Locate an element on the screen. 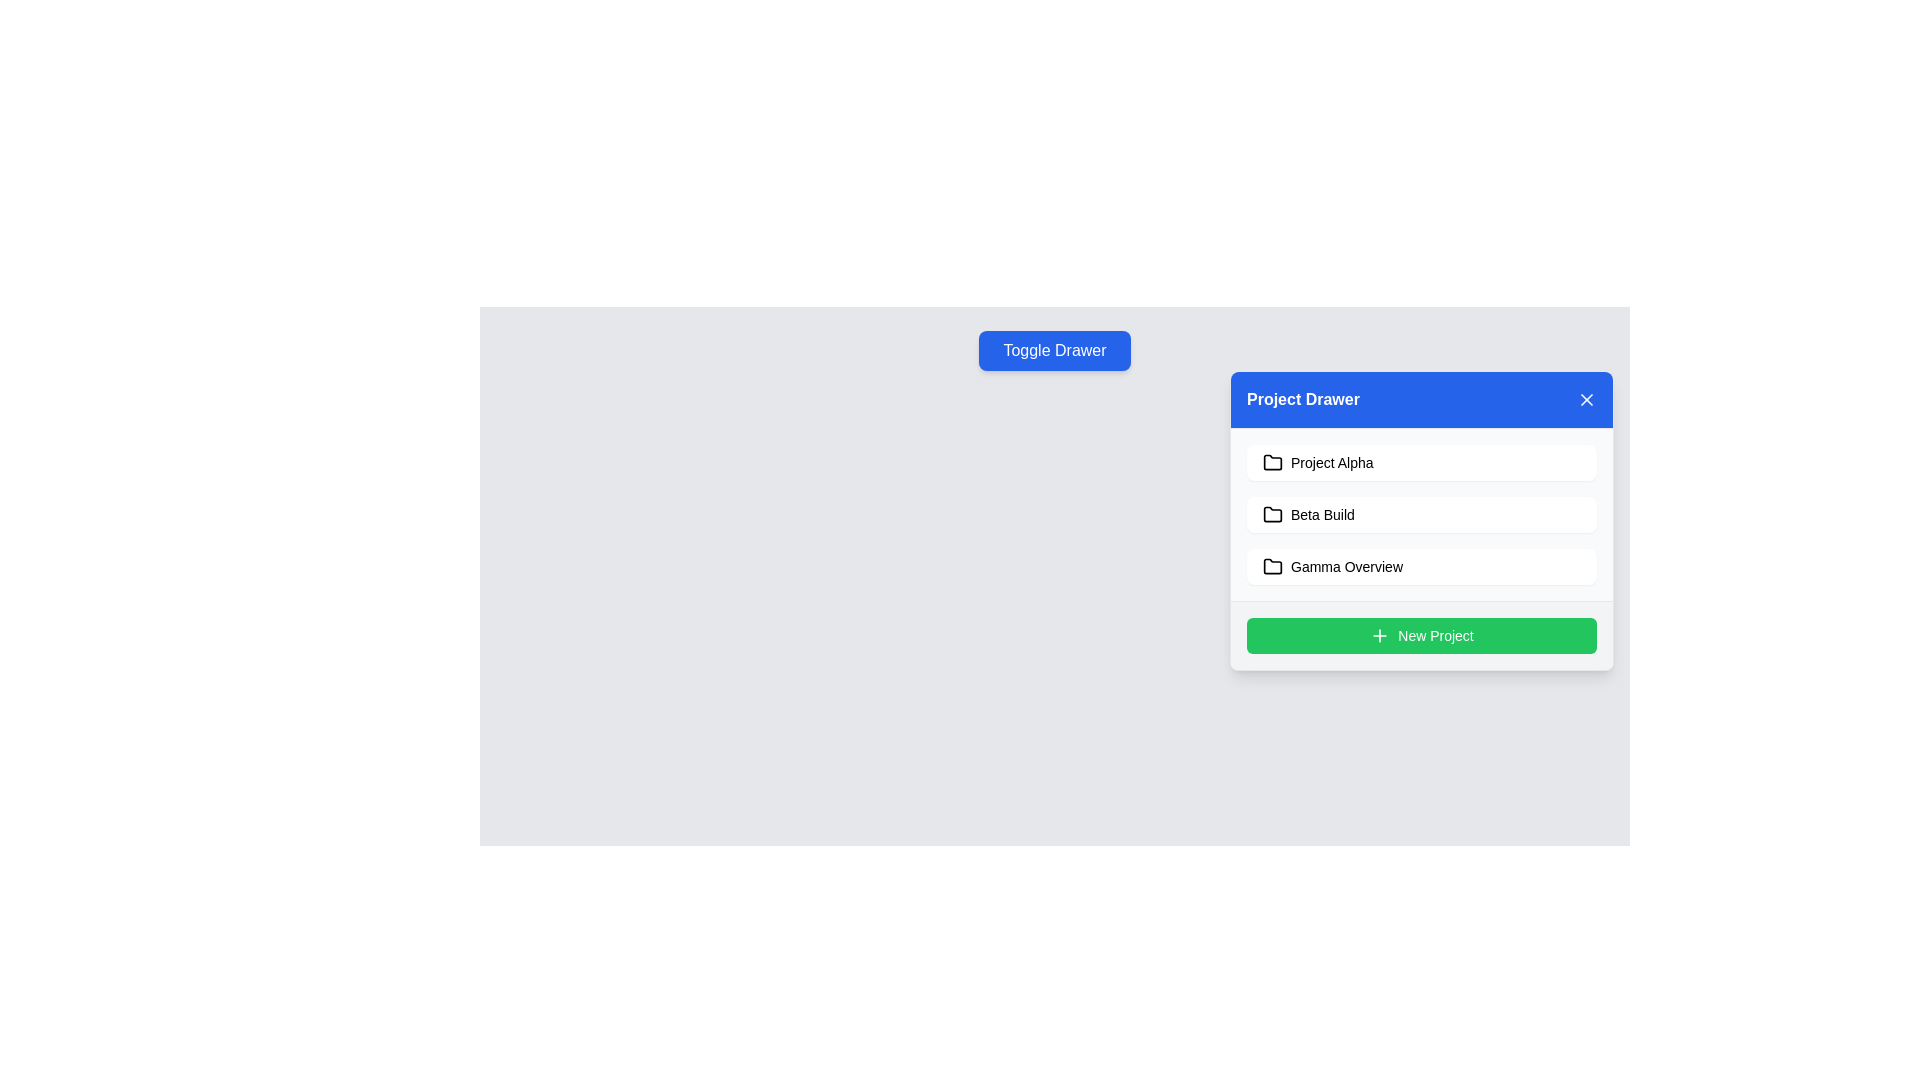 Image resolution: width=1920 pixels, height=1080 pixels. the folder icon representing the 'Project Alpha' folder, which is located inside the 'Project Drawer' side panel as the first icon to the left of the 'Project Alpha' text is located at coordinates (1271, 462).